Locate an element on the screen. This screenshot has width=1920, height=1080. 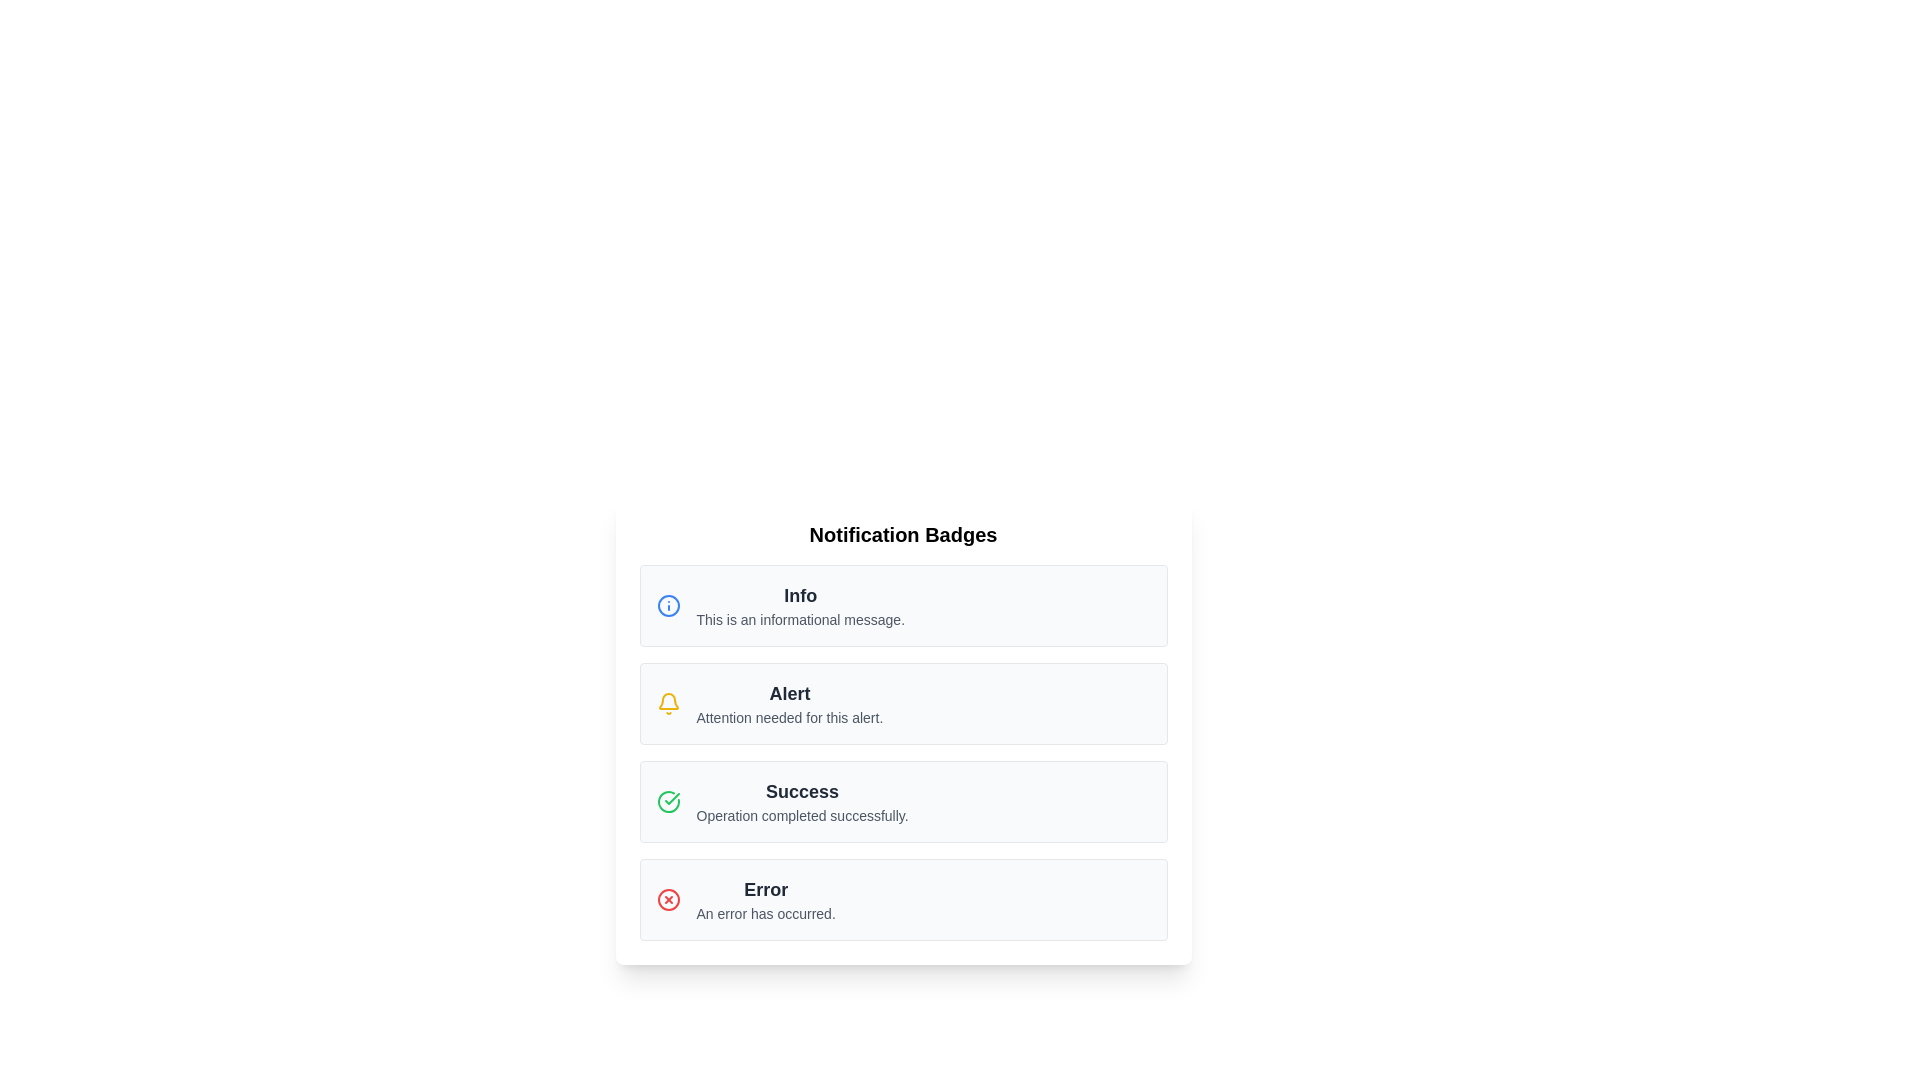
text from the Text Header located at the very top of the list section, which serves as a title or section header providing context for the content below is located at coordinates (902, 534).